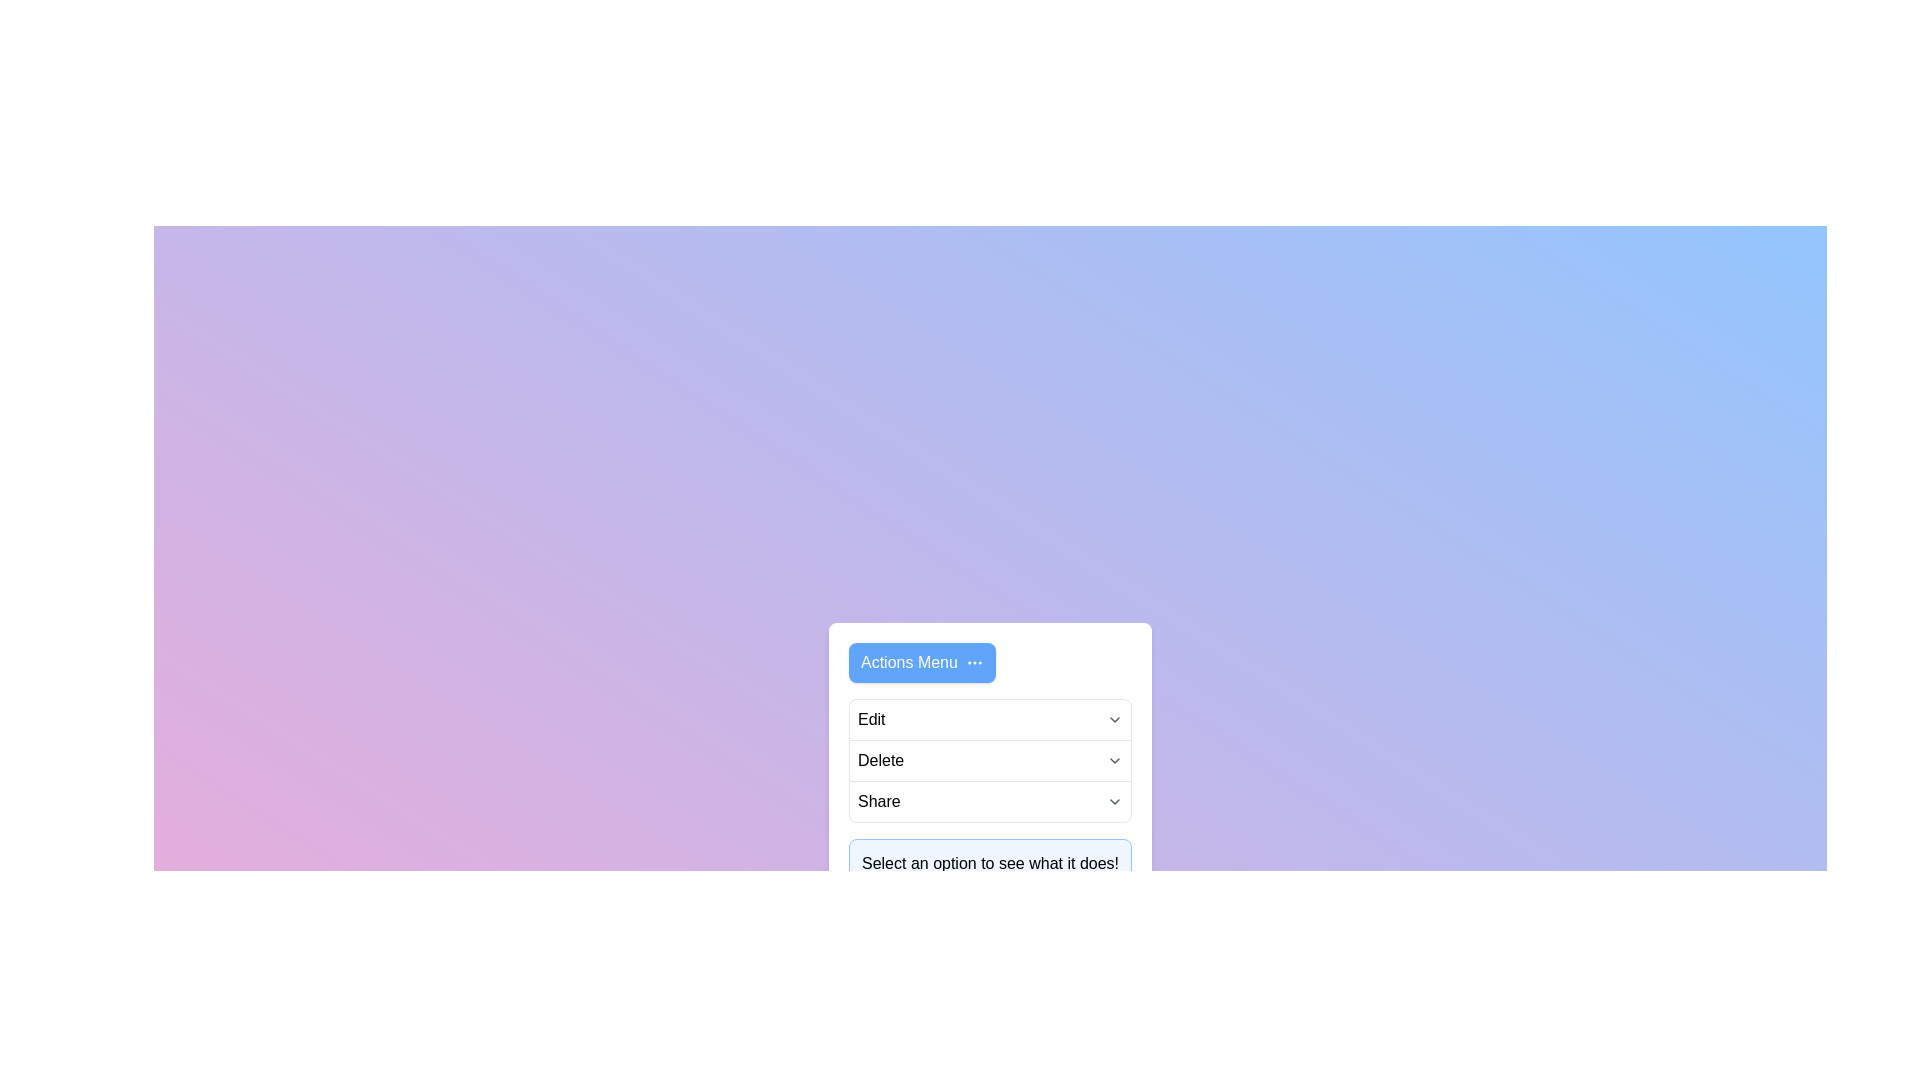 This screenshot has width=1920, height=1080. What do you see at coordinates (1113, 801) in the screenshot?
I see `the chevron icon corresponding to the Share to toggle its dropdown` at bounding box center [1113, 801].